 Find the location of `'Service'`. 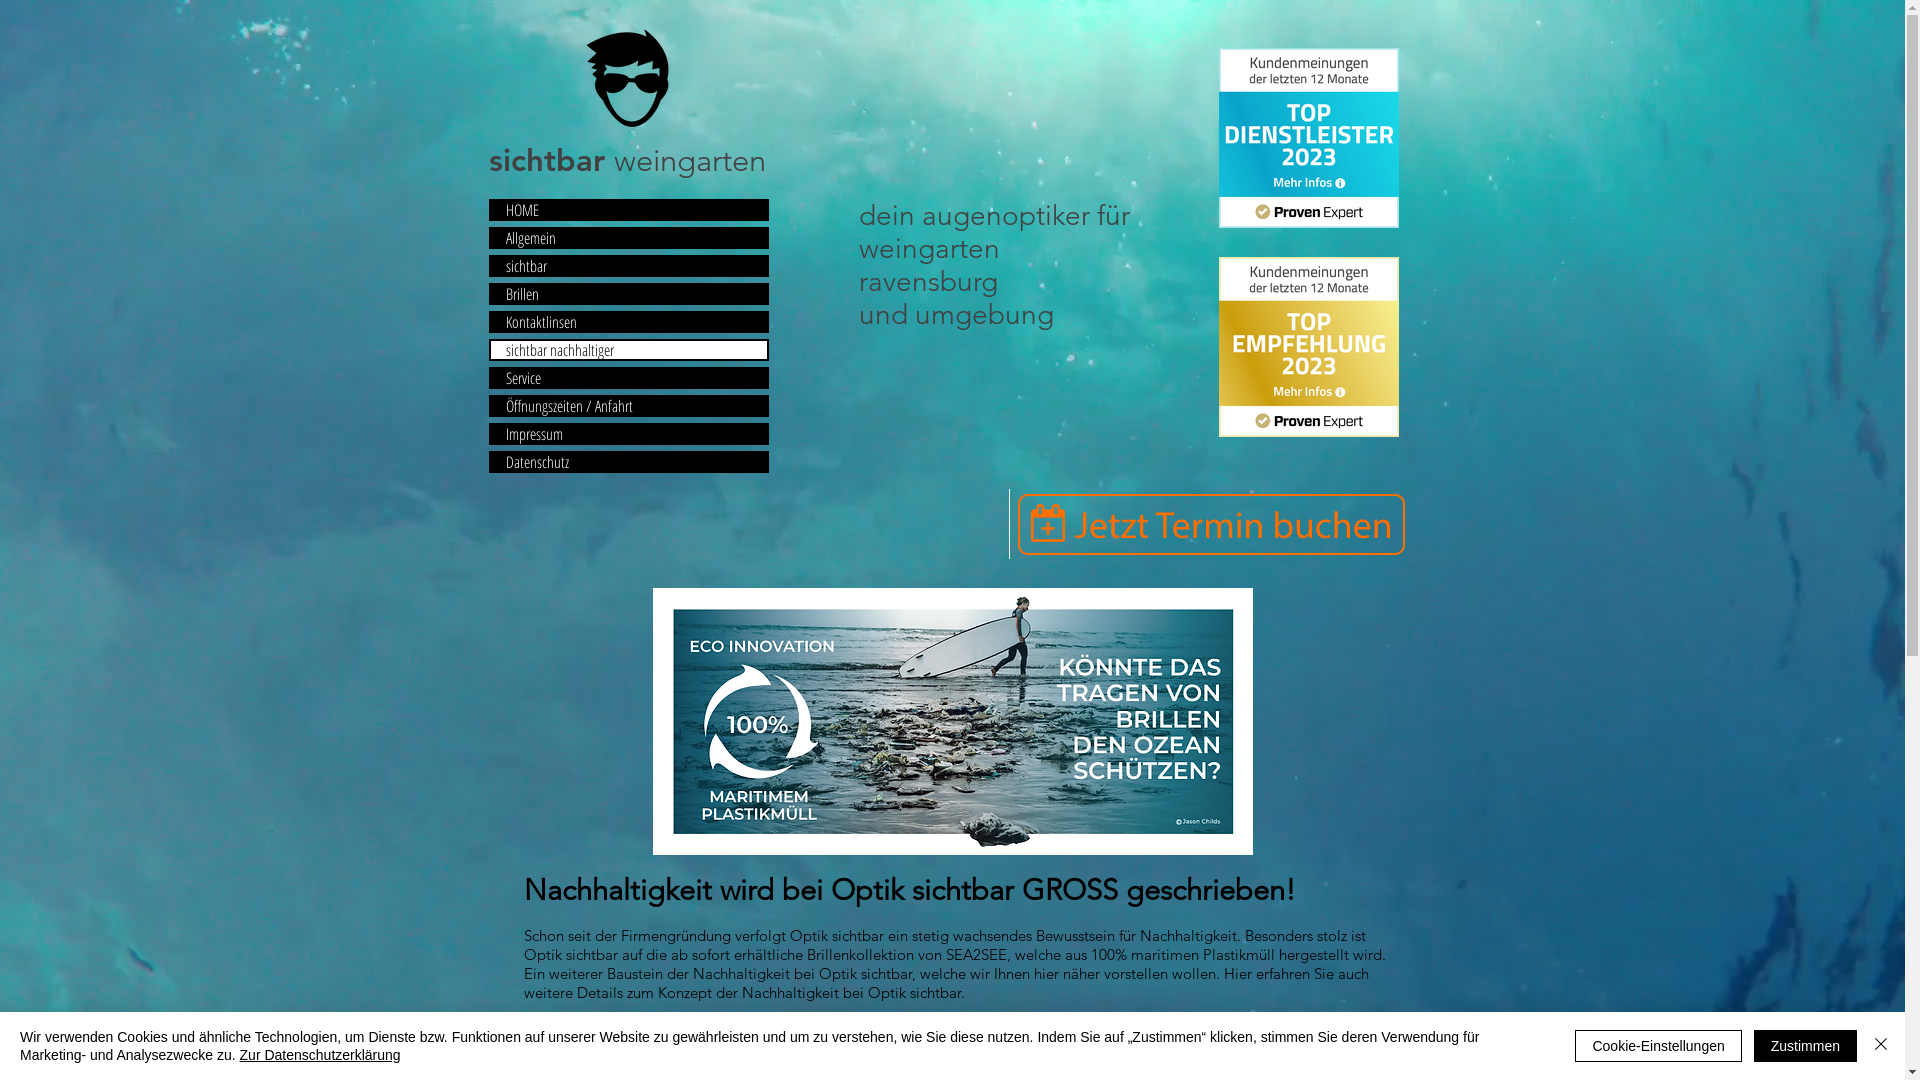

'Service' is located at coordinates (627, 378).